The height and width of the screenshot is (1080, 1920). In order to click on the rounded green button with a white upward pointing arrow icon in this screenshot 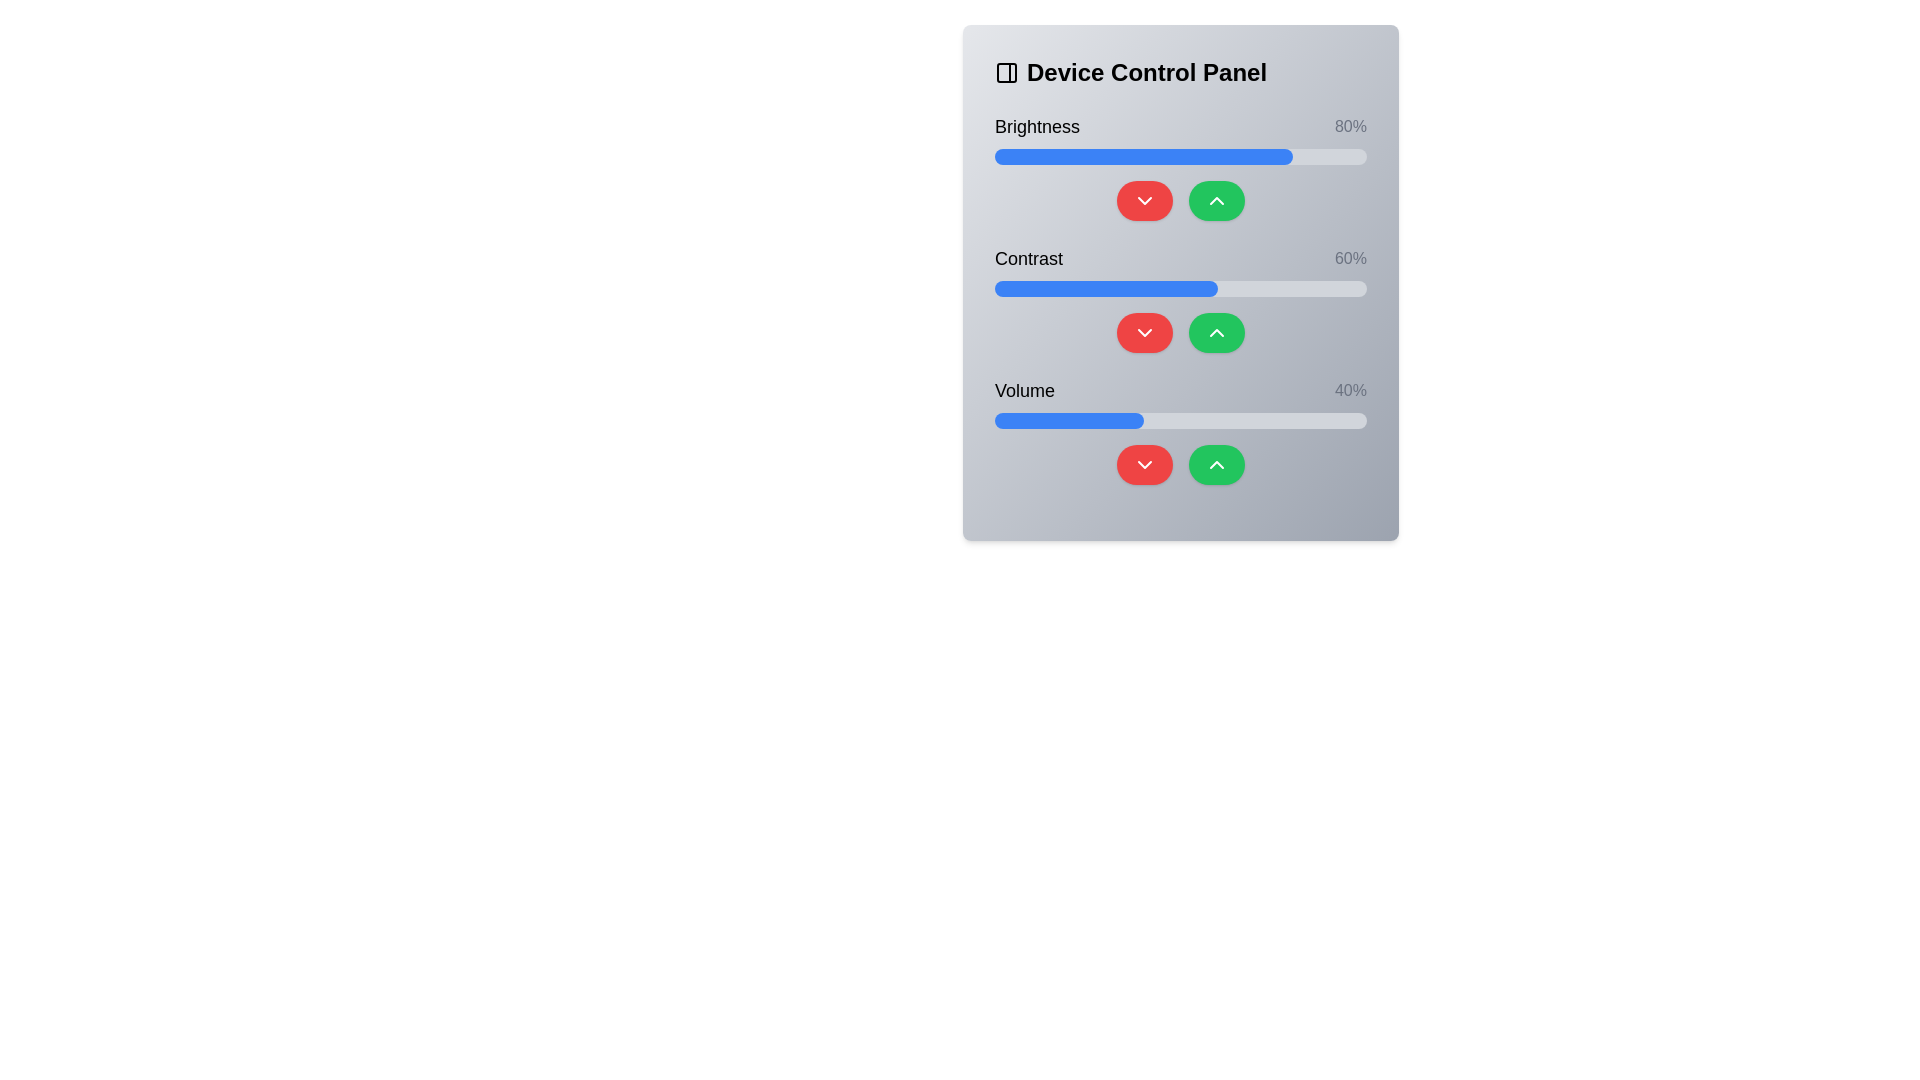, I will do `click(1216, 465)`.